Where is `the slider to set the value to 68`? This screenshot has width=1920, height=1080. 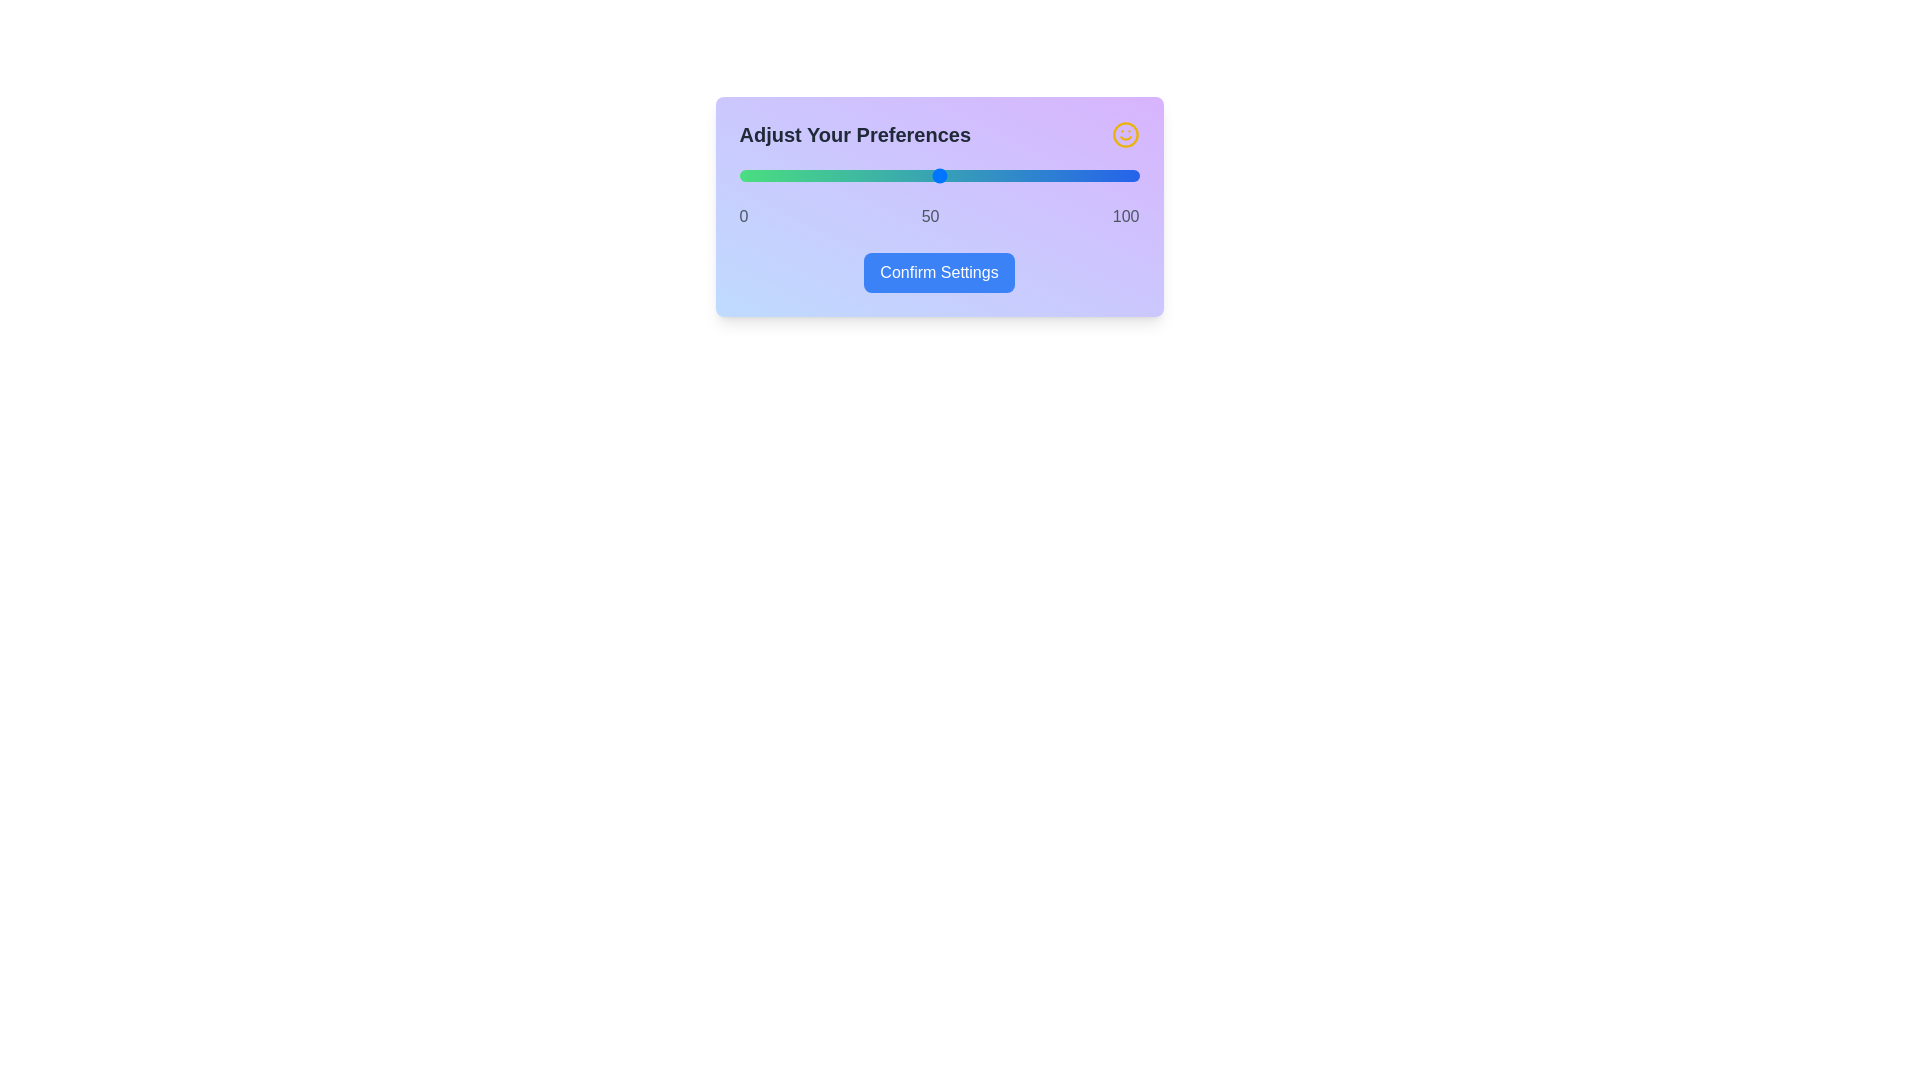 the slider to set the value to 68 is located at coordinates (1011, 175).